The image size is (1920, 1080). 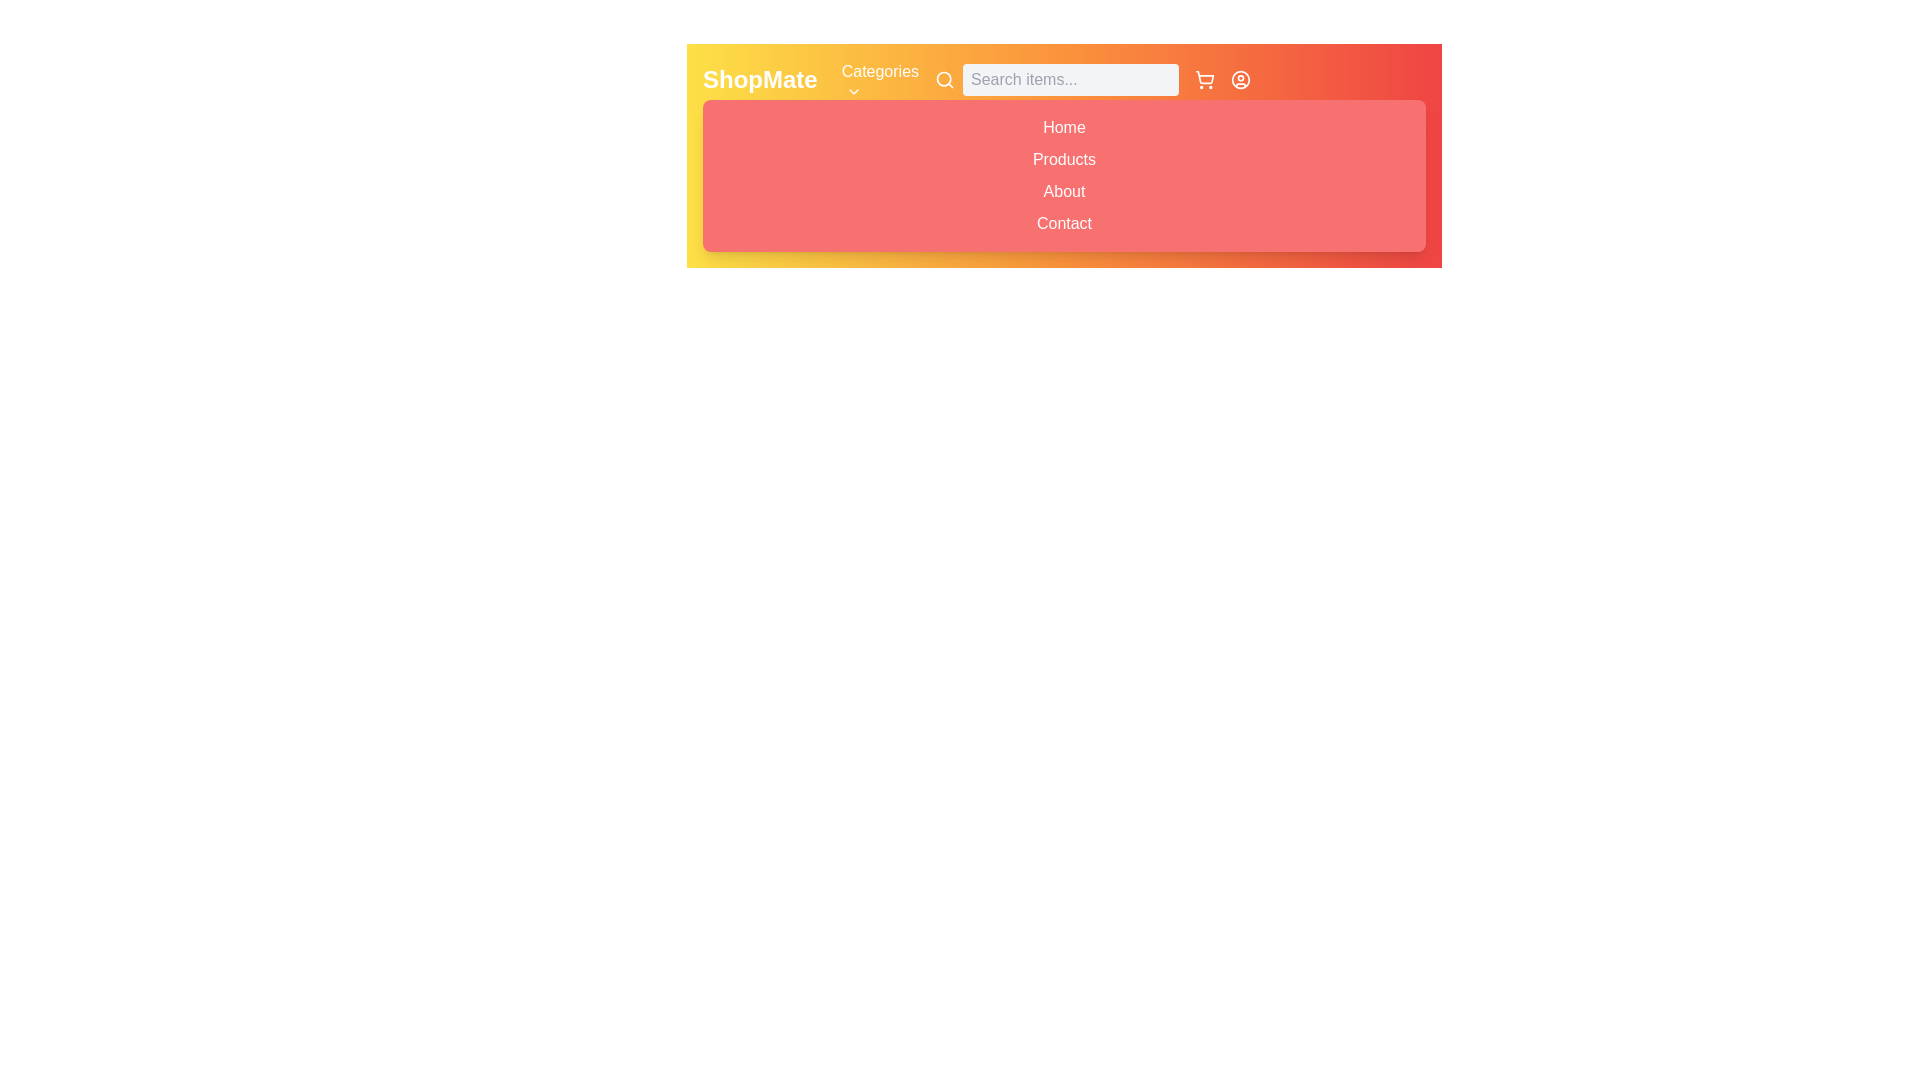 I want to click on the 'Home' hyperlink located in the dropdown menu with a red background, so click(x=1063, y=127).